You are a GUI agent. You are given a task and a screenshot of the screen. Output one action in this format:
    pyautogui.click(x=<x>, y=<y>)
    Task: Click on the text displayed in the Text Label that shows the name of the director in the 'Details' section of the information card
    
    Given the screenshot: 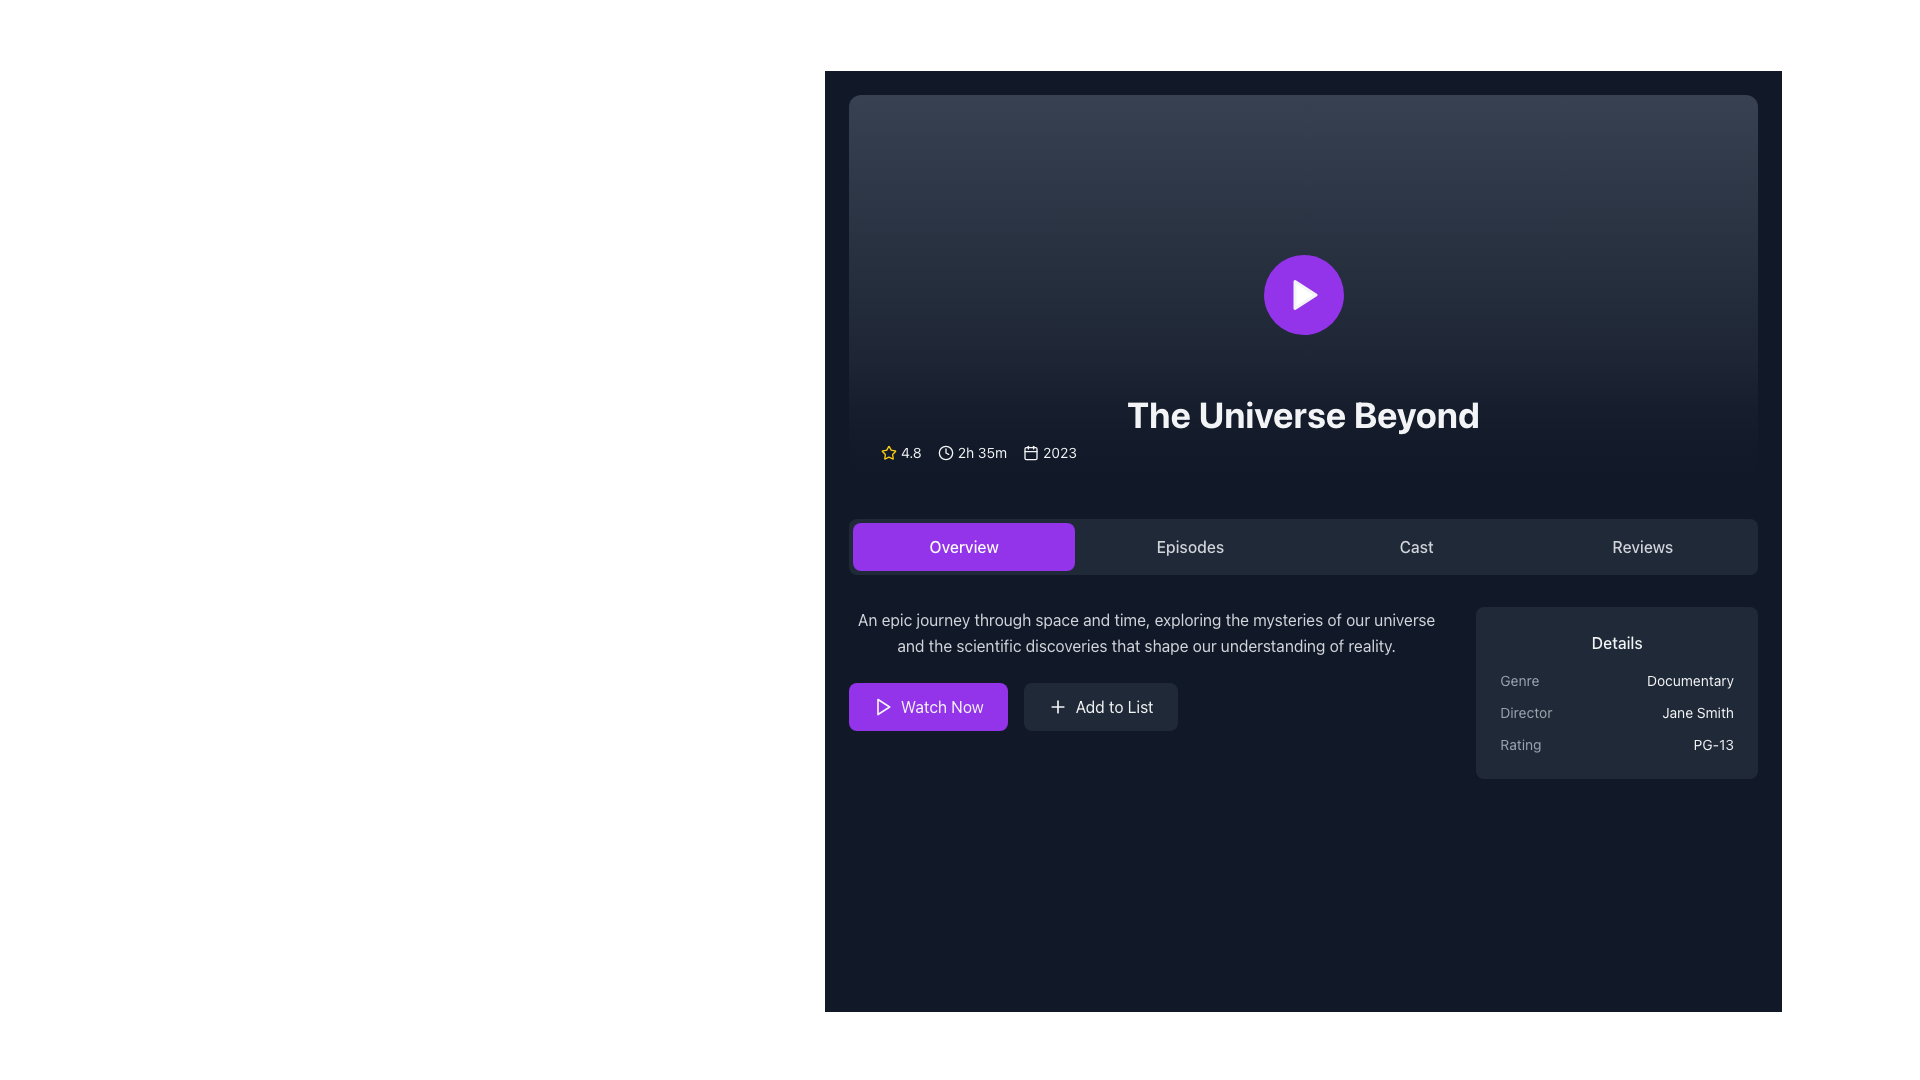 What is the action you would take?
    pyautogui.click(x=1697, y=712)
    